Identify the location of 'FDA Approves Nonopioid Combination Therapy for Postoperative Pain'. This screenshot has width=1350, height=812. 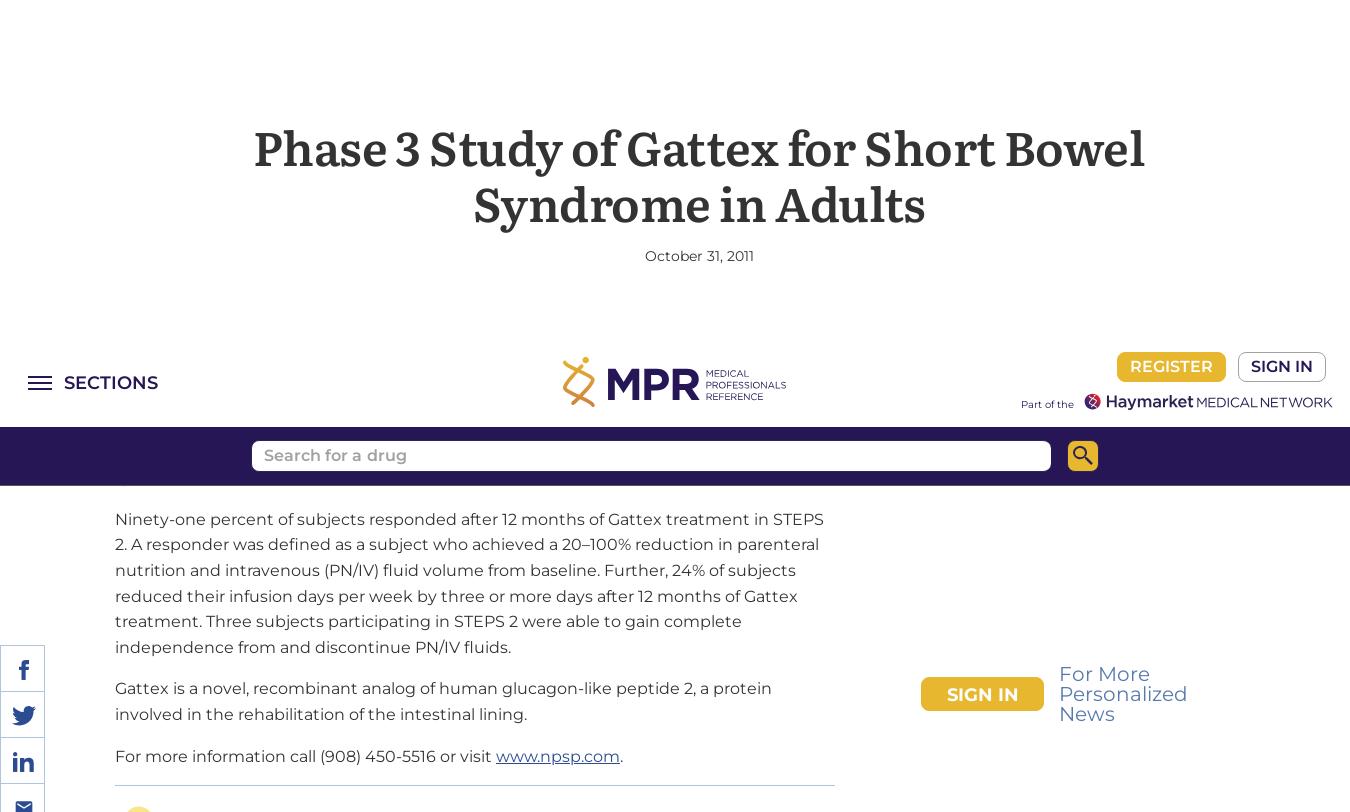
(424, 688).